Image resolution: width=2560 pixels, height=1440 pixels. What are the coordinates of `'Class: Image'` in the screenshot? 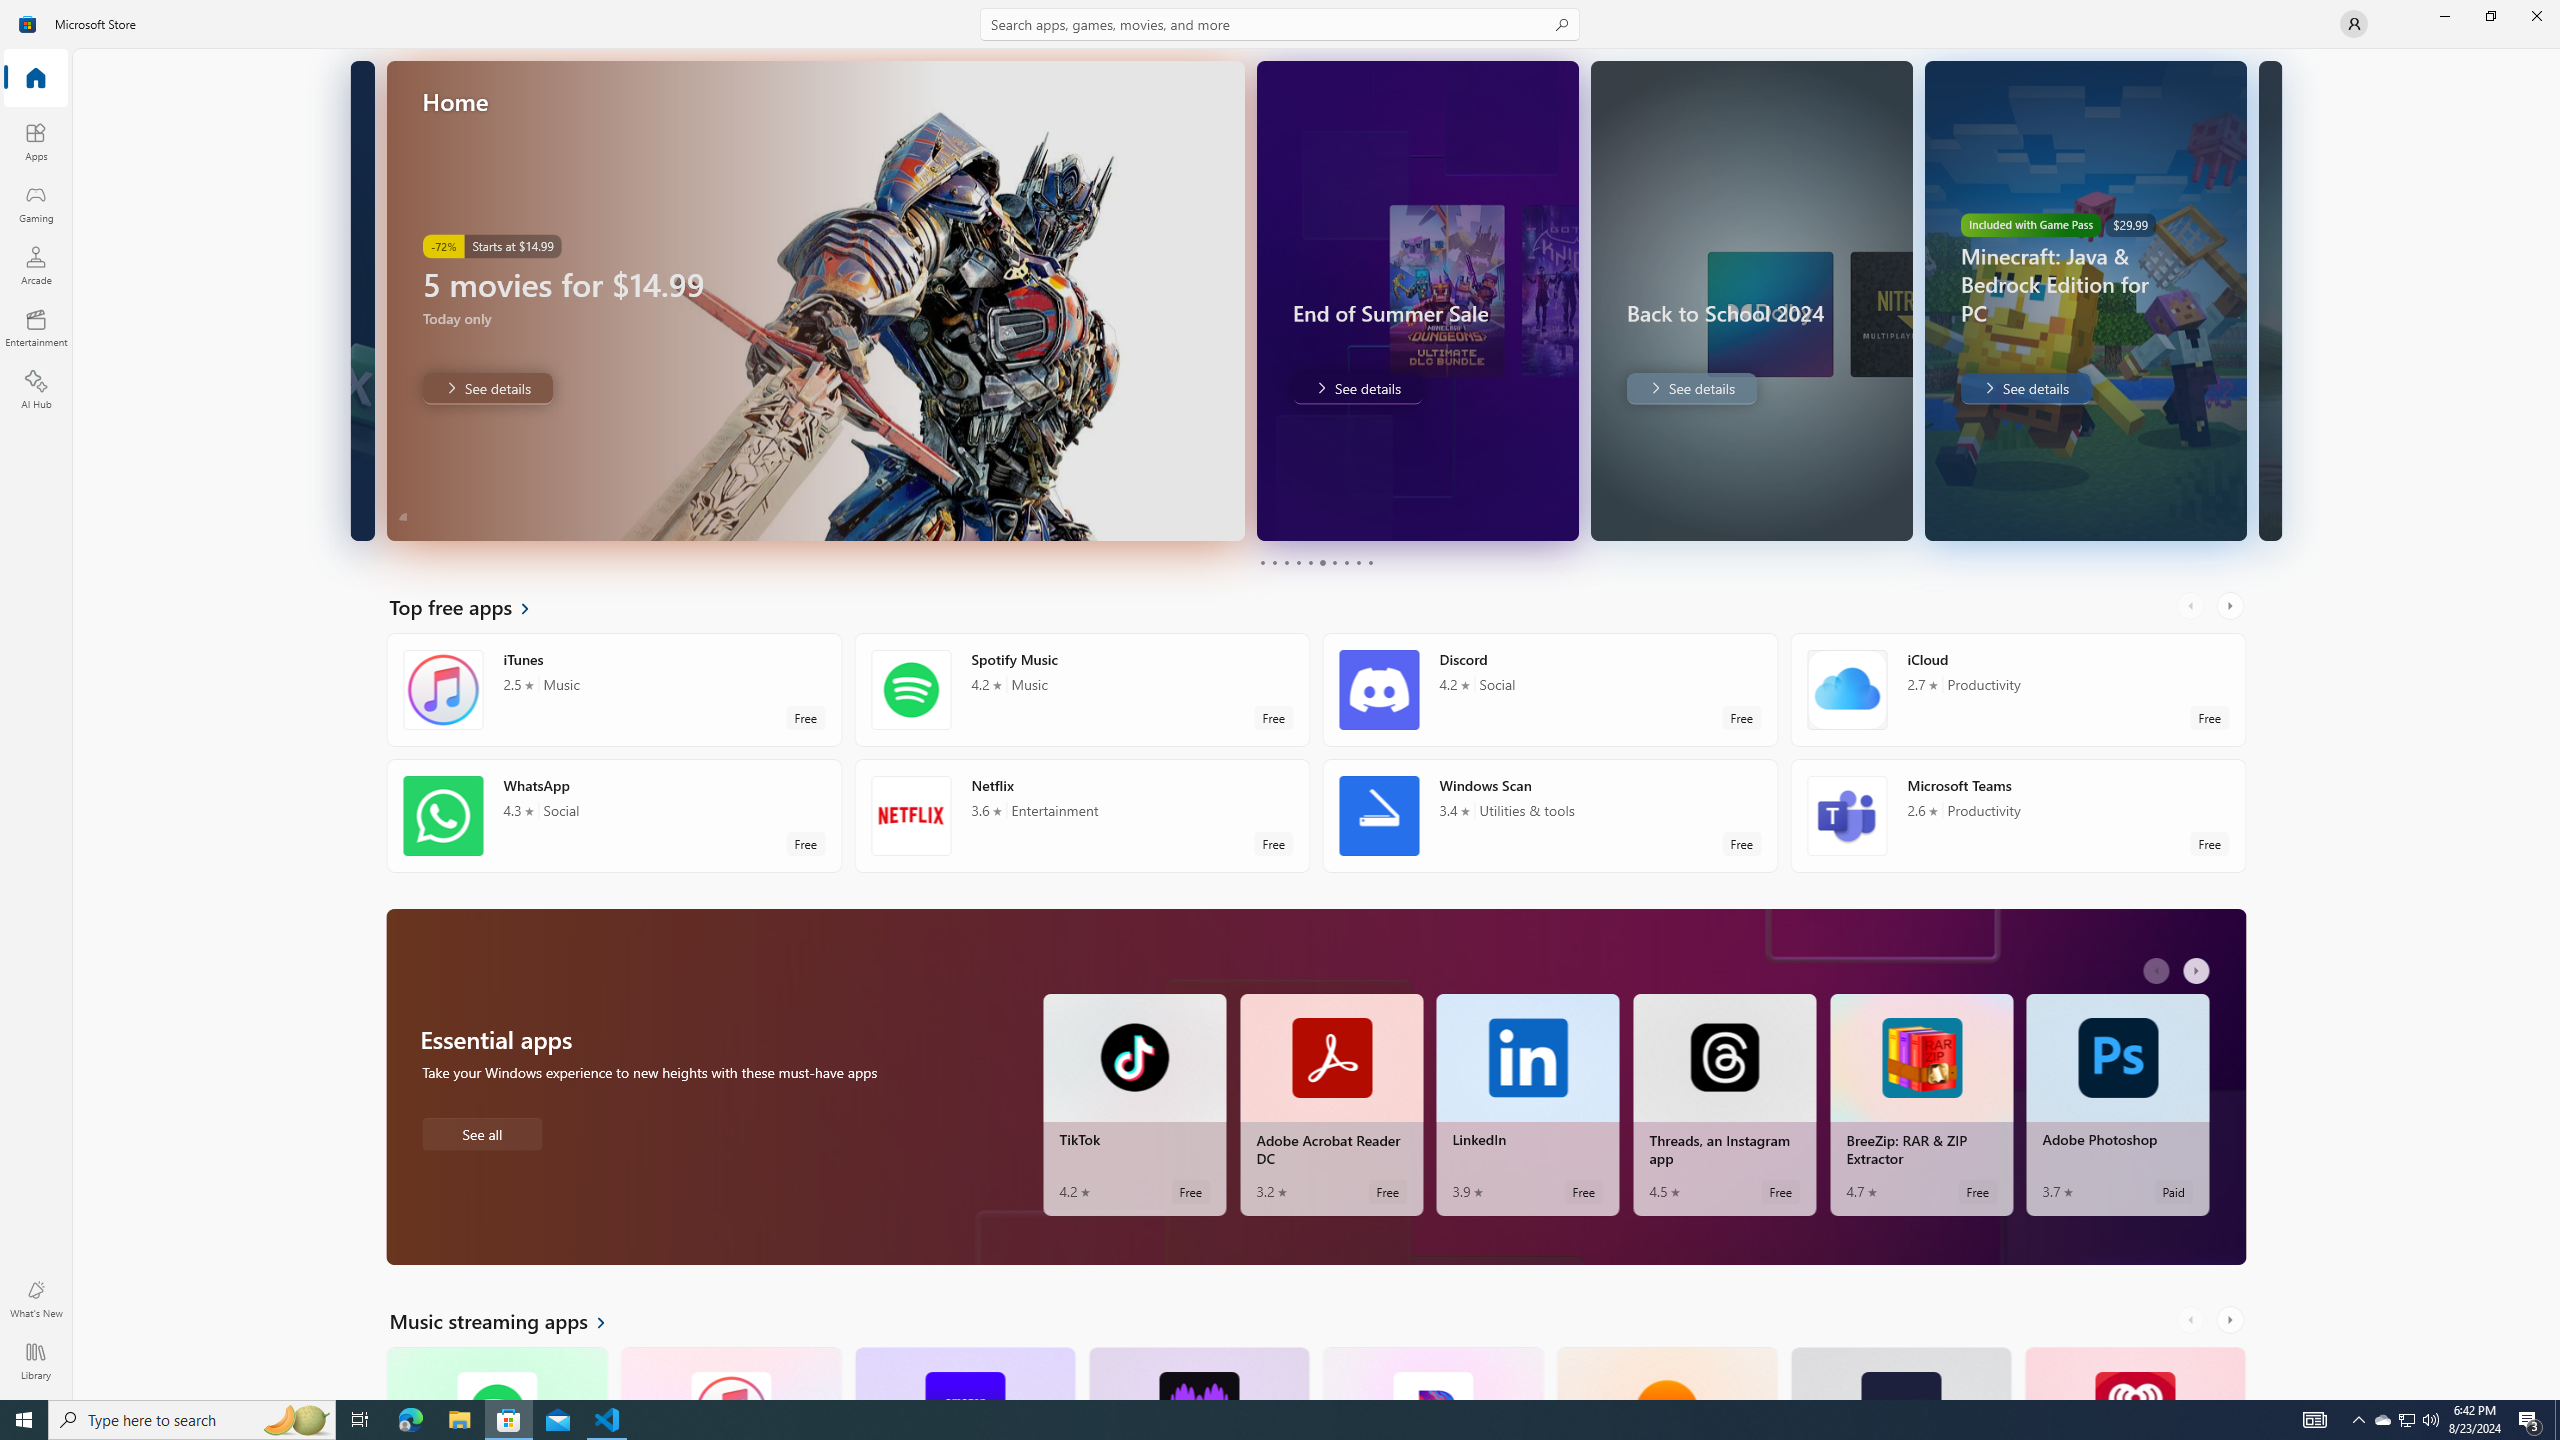 It's located at (28, 22).